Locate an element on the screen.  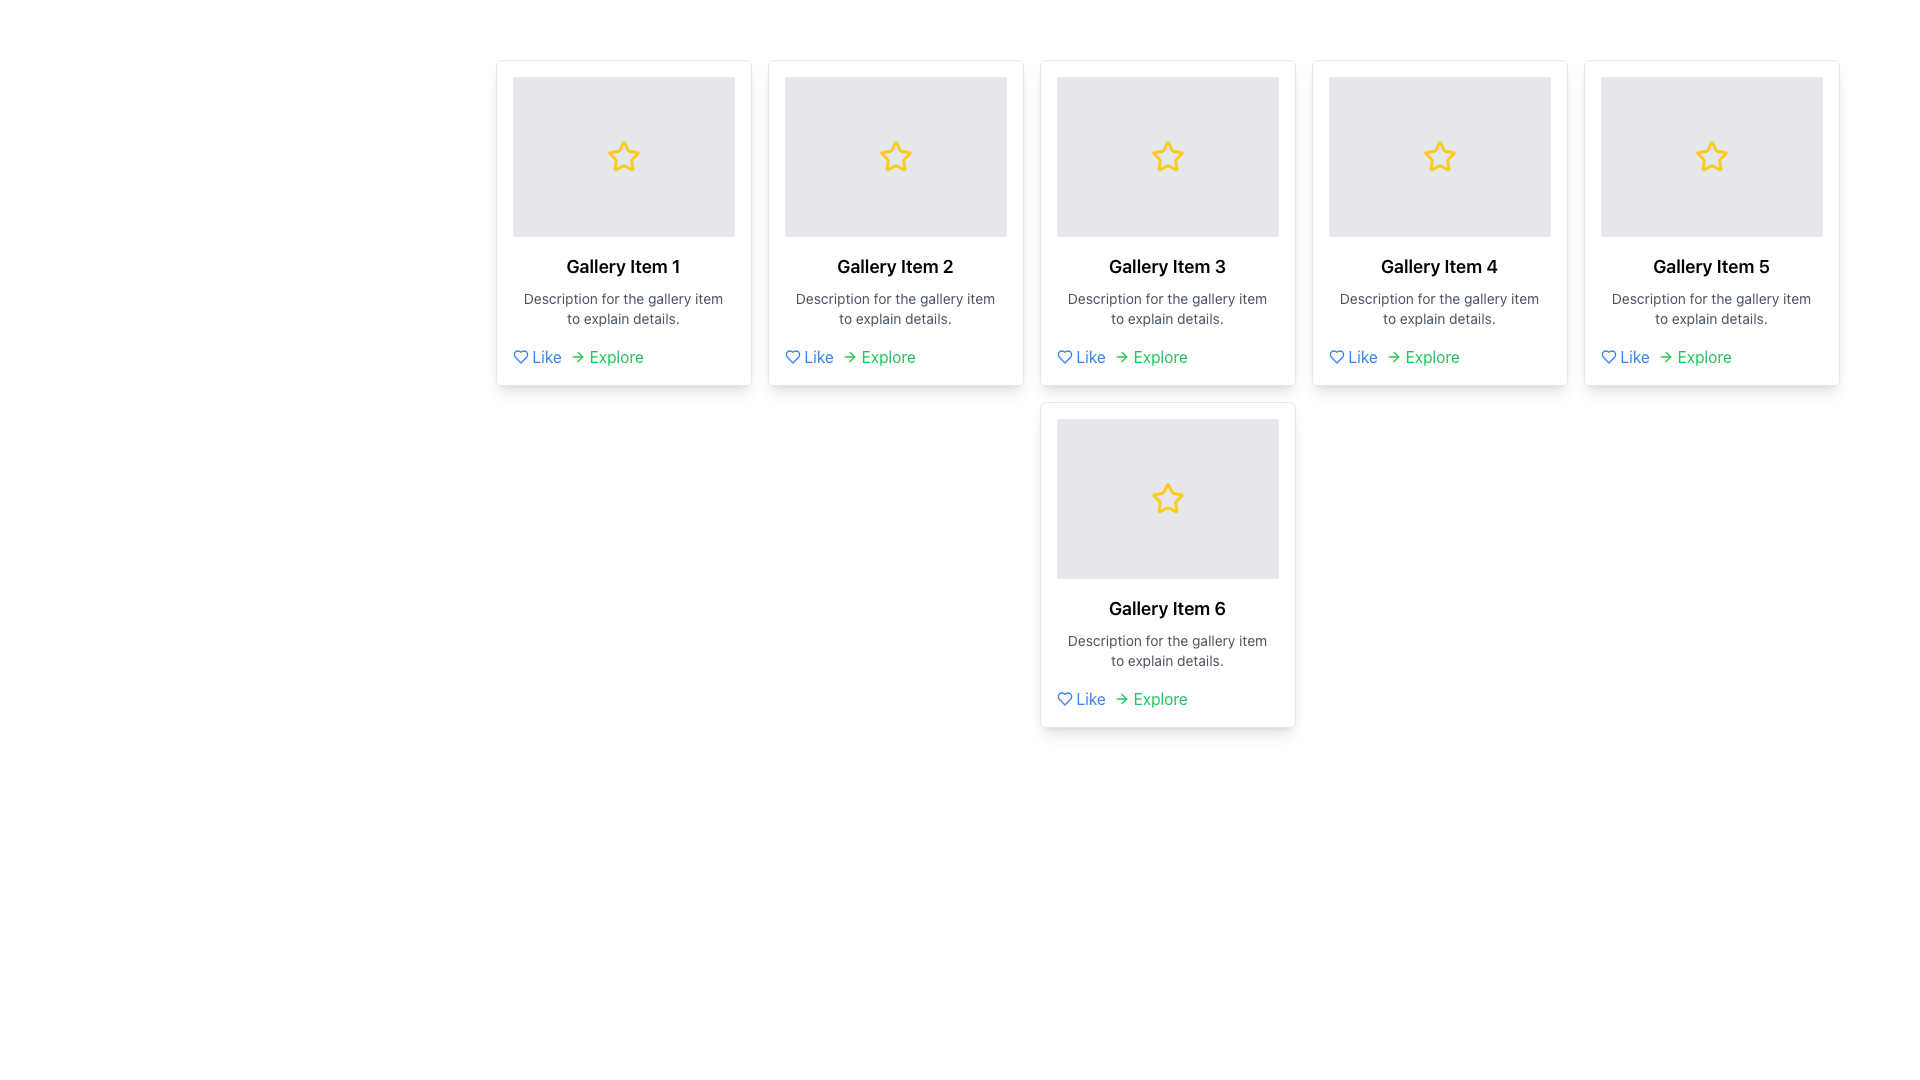
the heart icon with a blue stroke located below the text 'Gallery Item 2' to like or unlike the item is located at coordinates (791, 356).